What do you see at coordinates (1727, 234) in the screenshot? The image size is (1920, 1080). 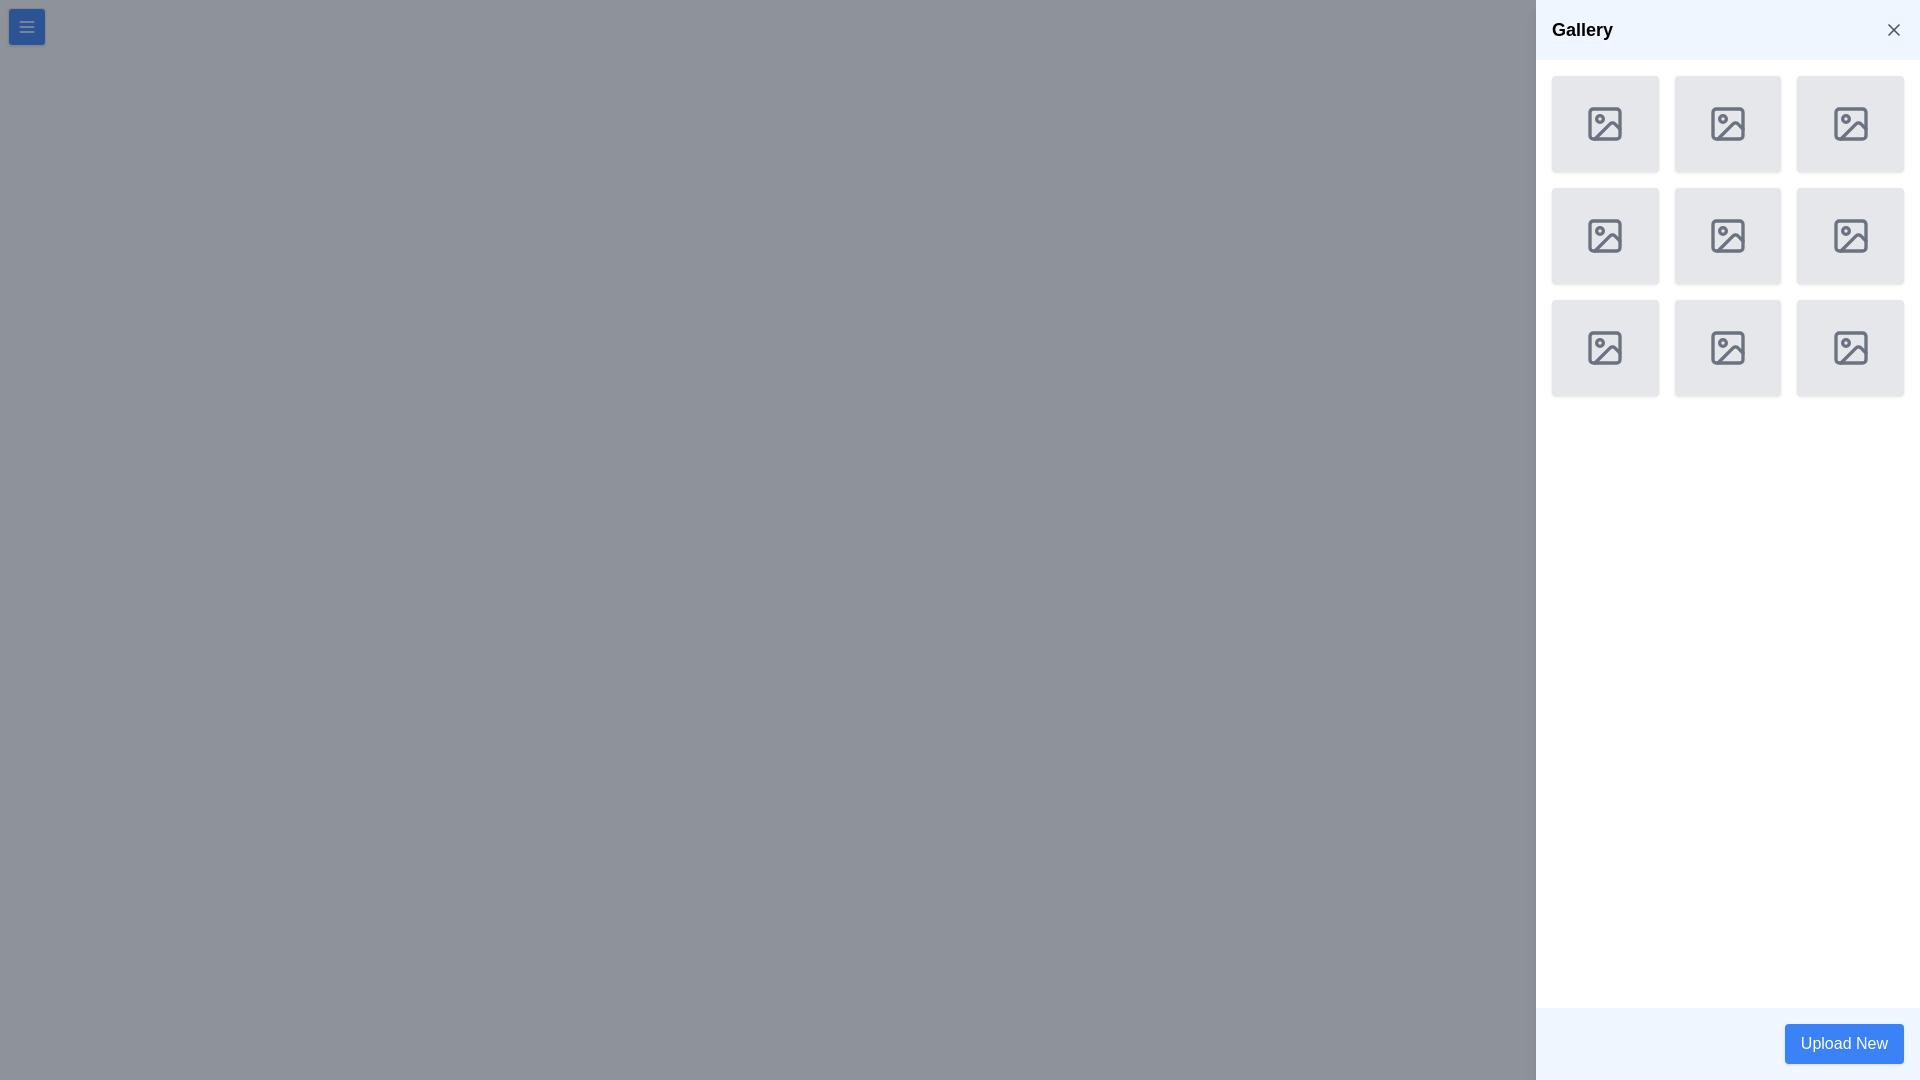 I see `the gallery item located in the second row and second column of a 3x3 grid by clicking on it` at bounding box center [1727, 234].